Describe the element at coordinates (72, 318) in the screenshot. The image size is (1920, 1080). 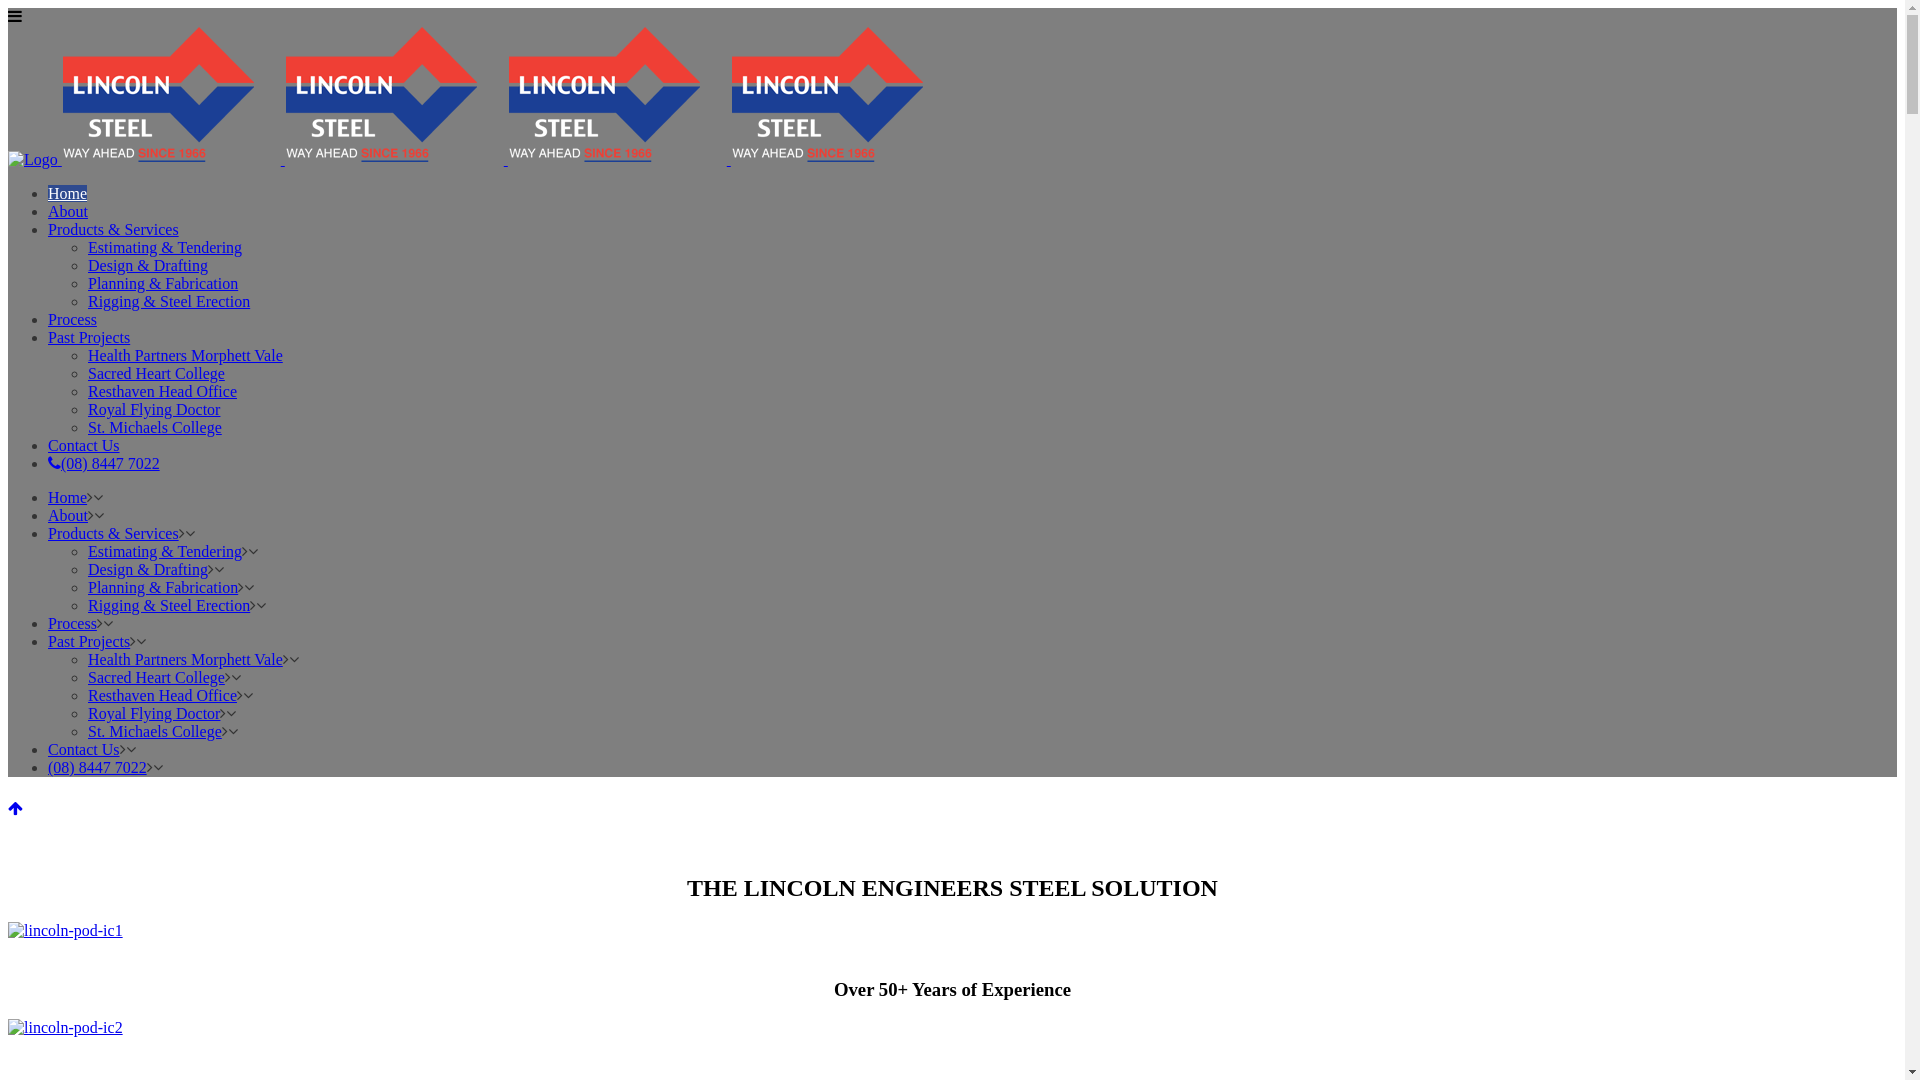
I see `'Process'` at that location.